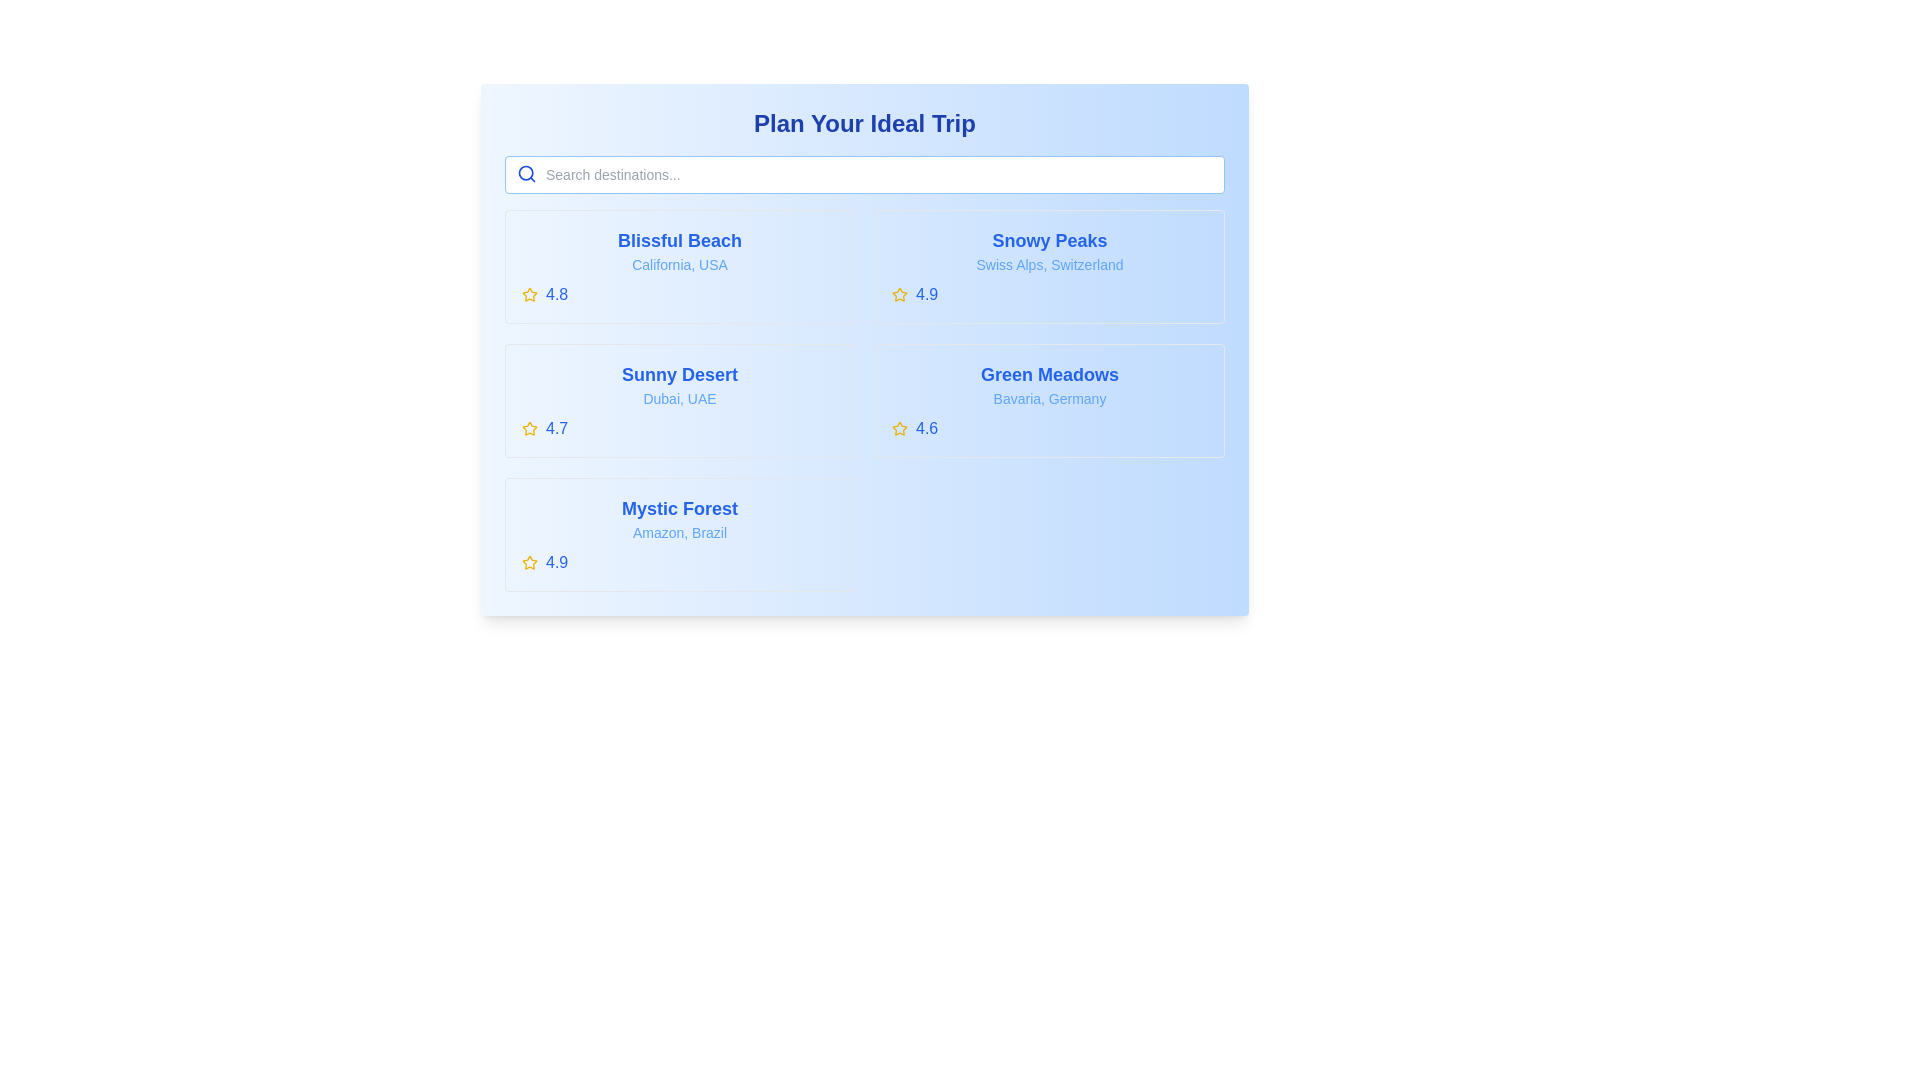 The width and height of the screenshot is (1920, 1080). I want to click on the fourth card in the grid layout, so click(1049, 401).